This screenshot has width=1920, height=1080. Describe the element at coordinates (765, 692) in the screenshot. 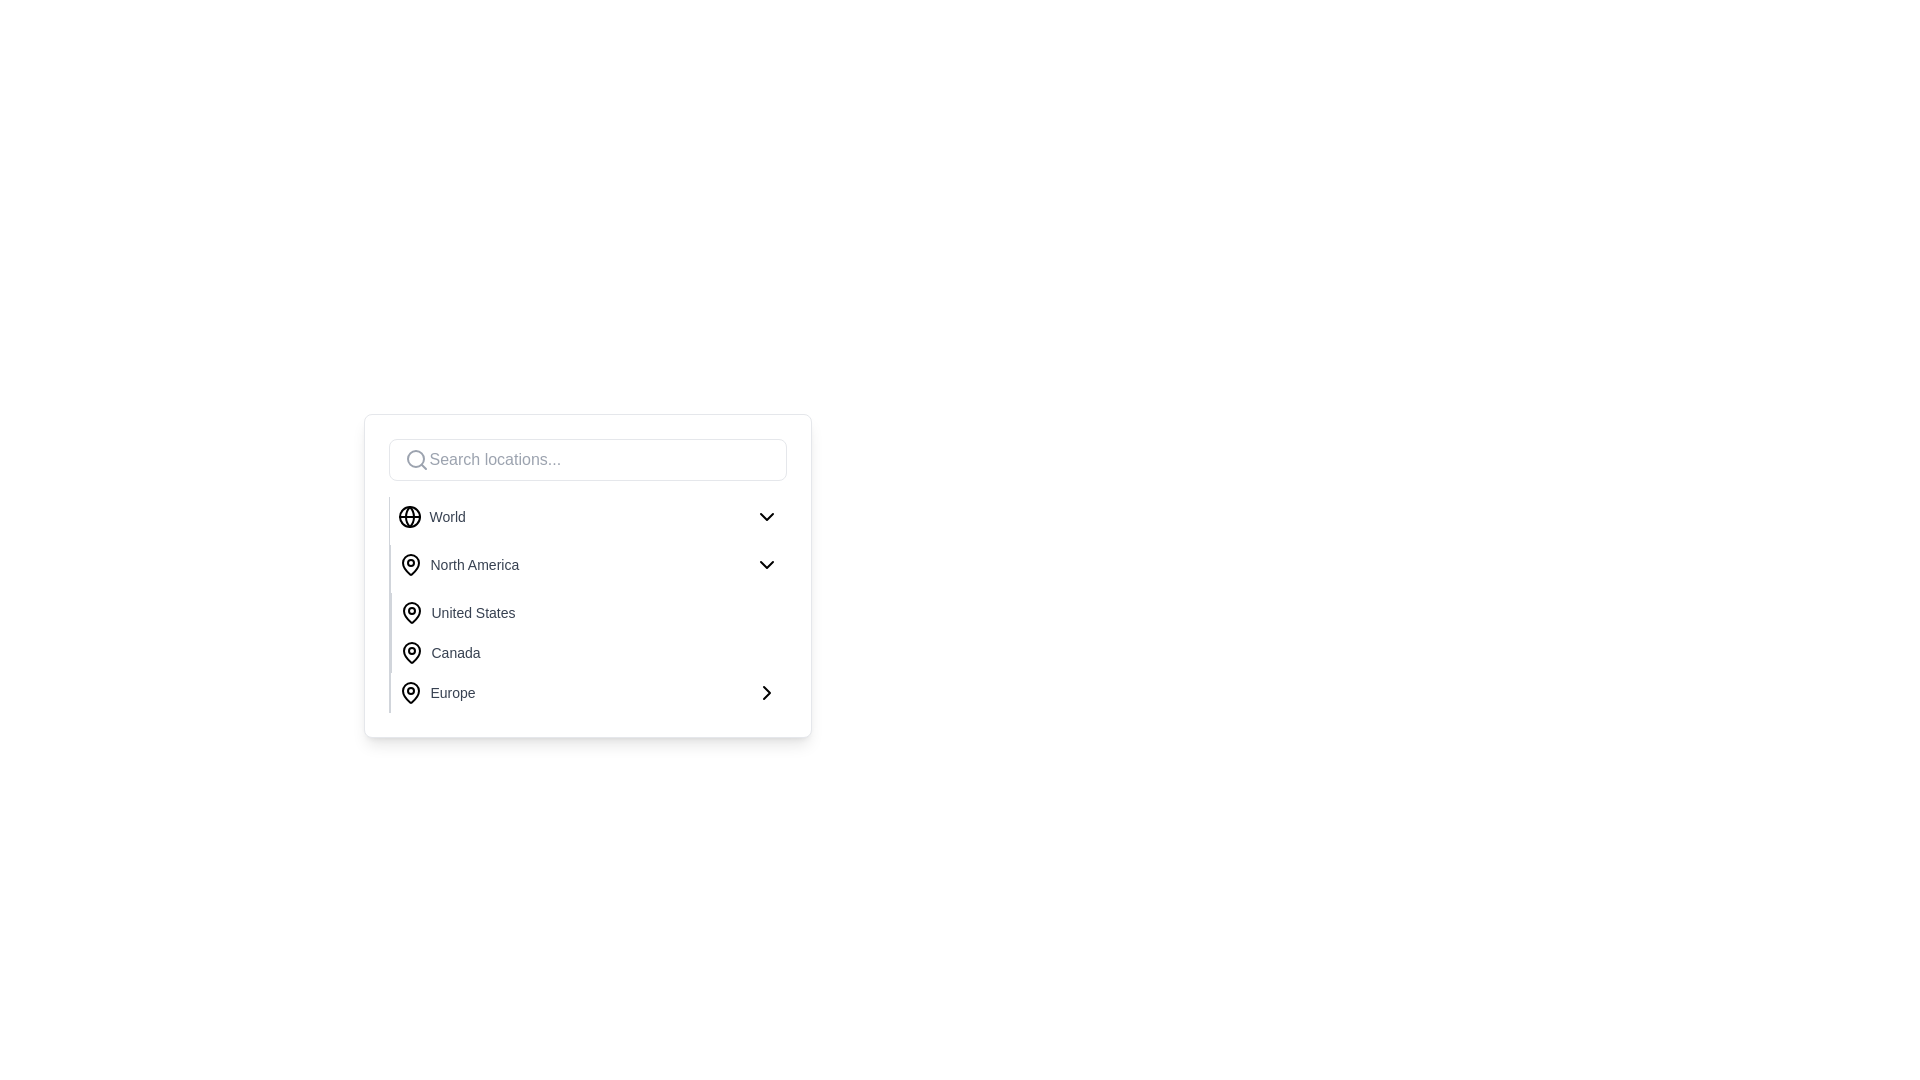

I see `the Right-chevron icon located to the right of the 'Europe' text in the fifth row of the dropdown menu` at that location.